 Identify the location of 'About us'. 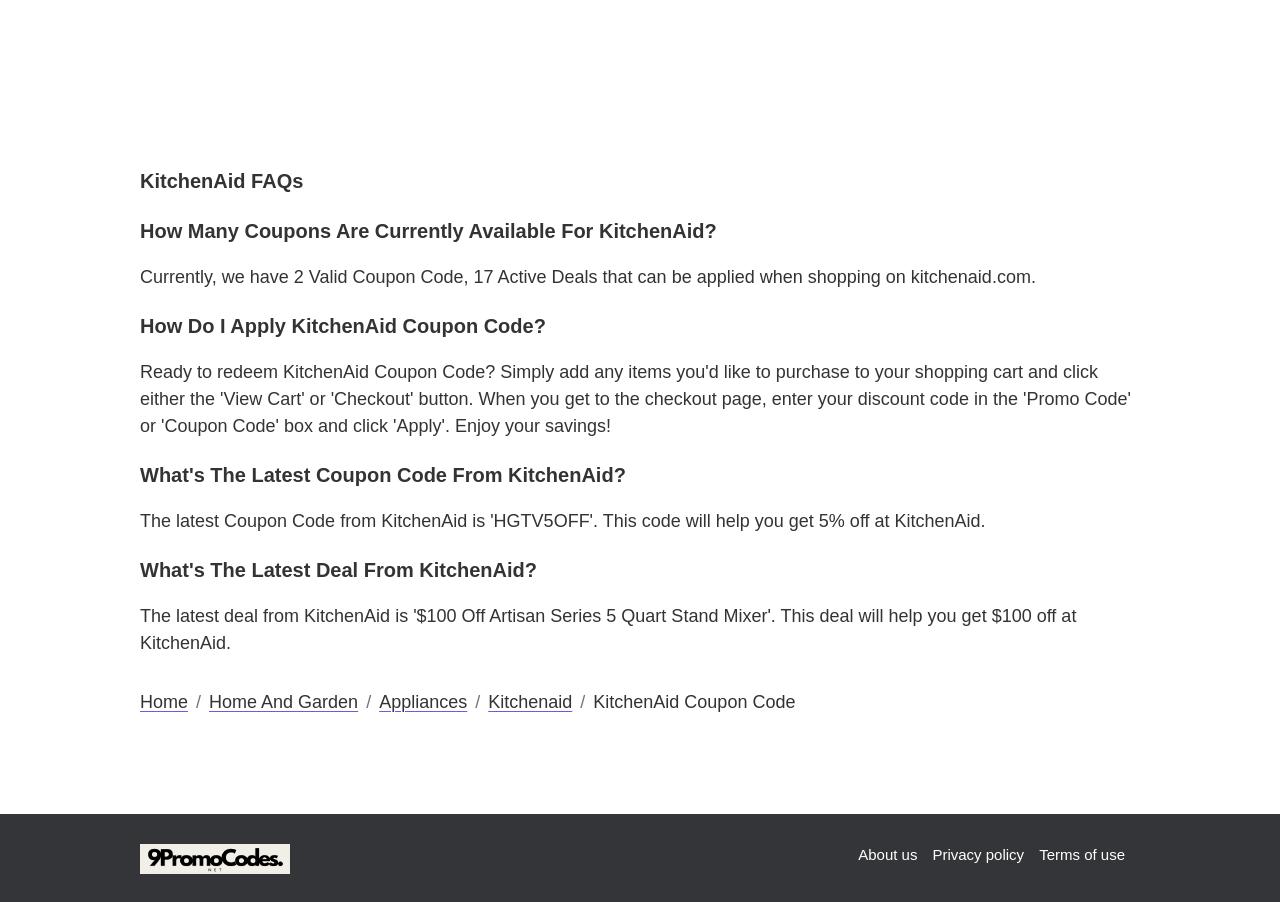
(886, 853).